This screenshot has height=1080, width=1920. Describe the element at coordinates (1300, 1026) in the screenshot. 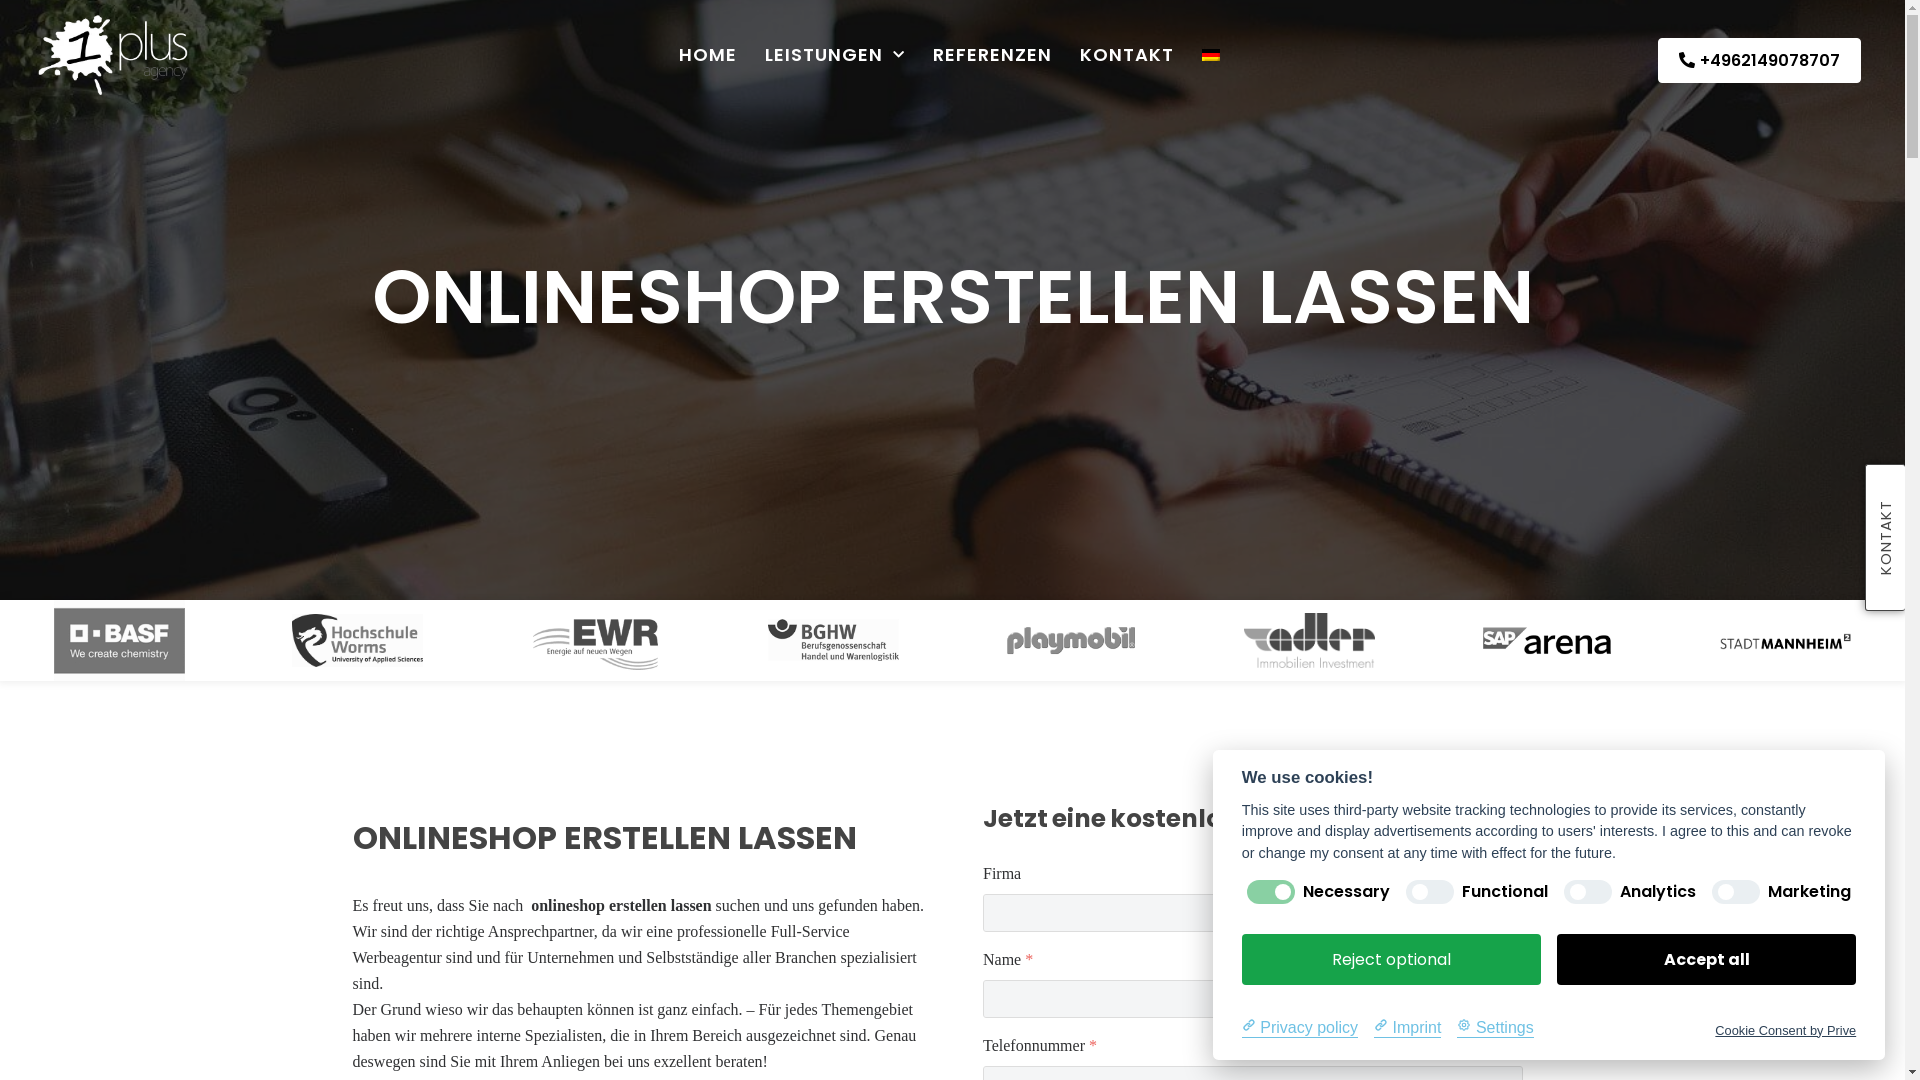

I see `'Privacy policy'` at that location.